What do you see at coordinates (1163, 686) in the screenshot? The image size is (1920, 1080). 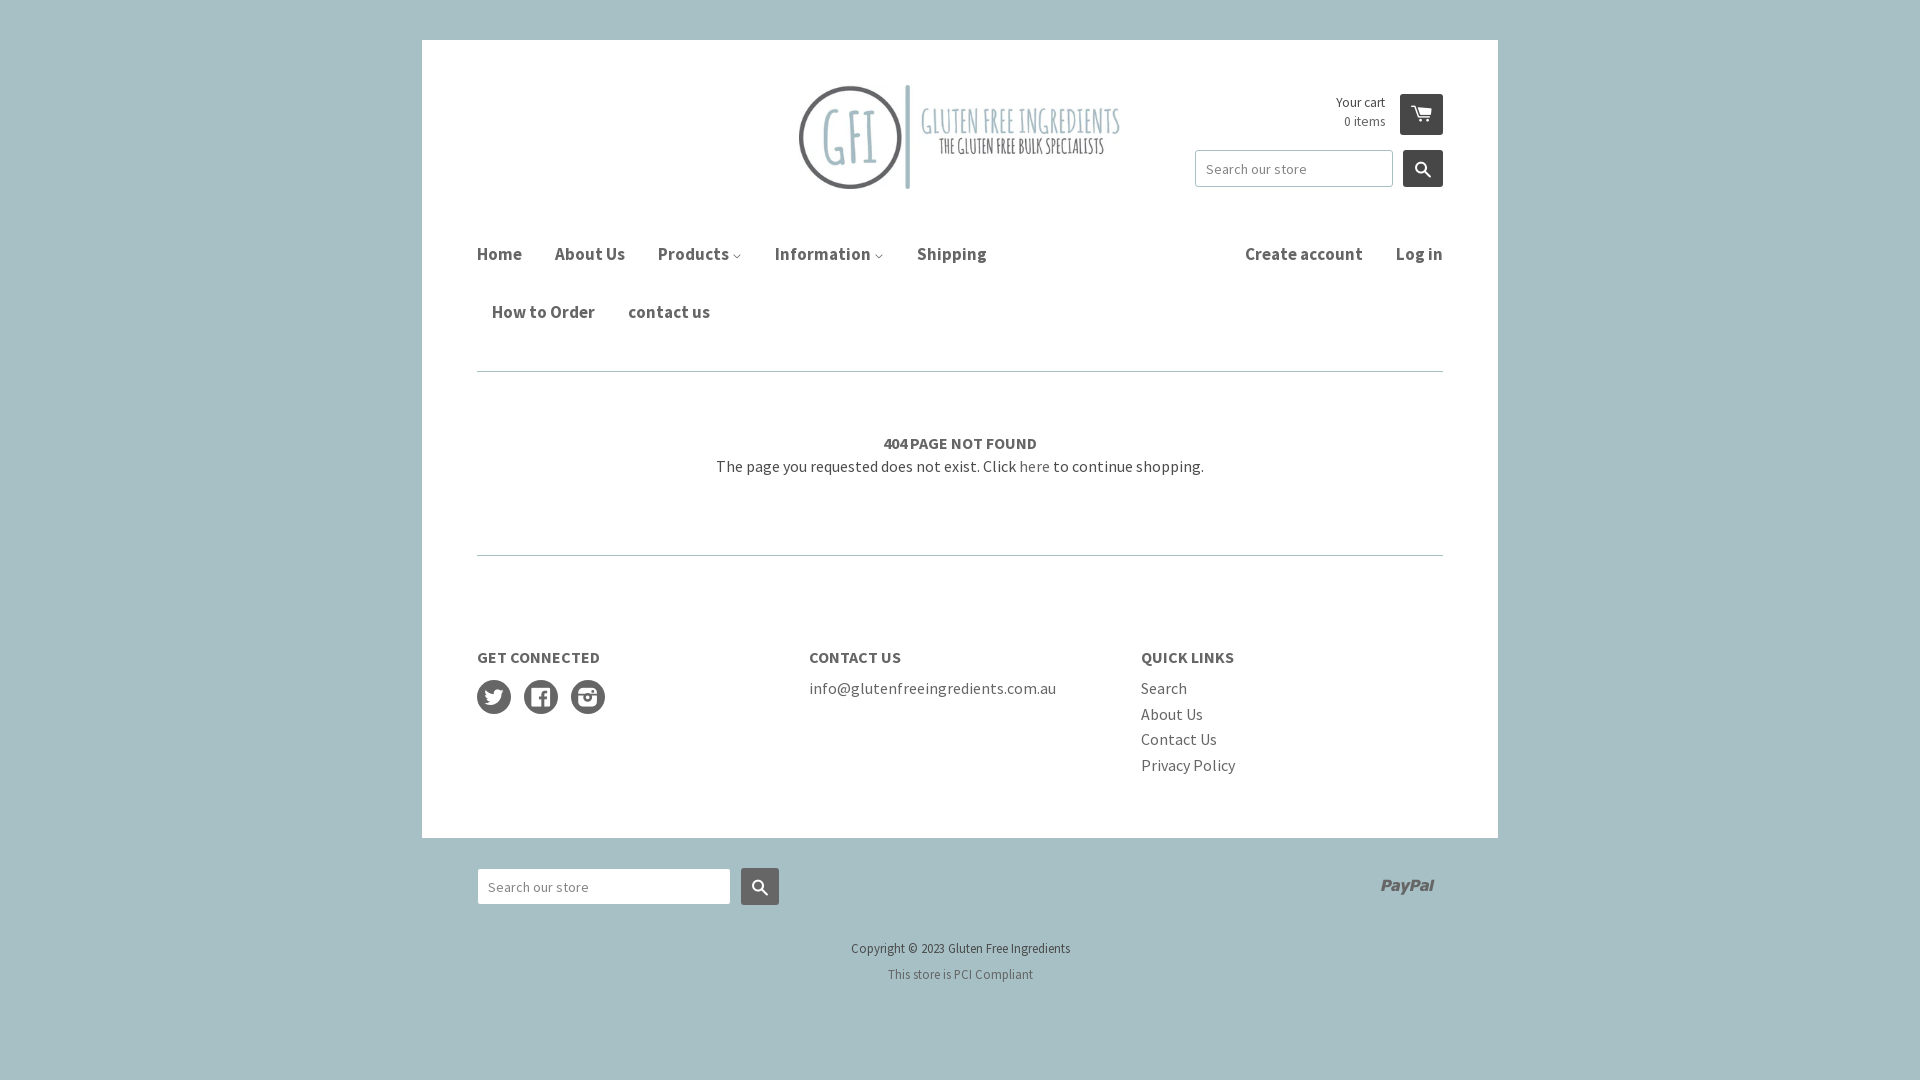 I see `'Search'` at bounding box center [1163, 686].